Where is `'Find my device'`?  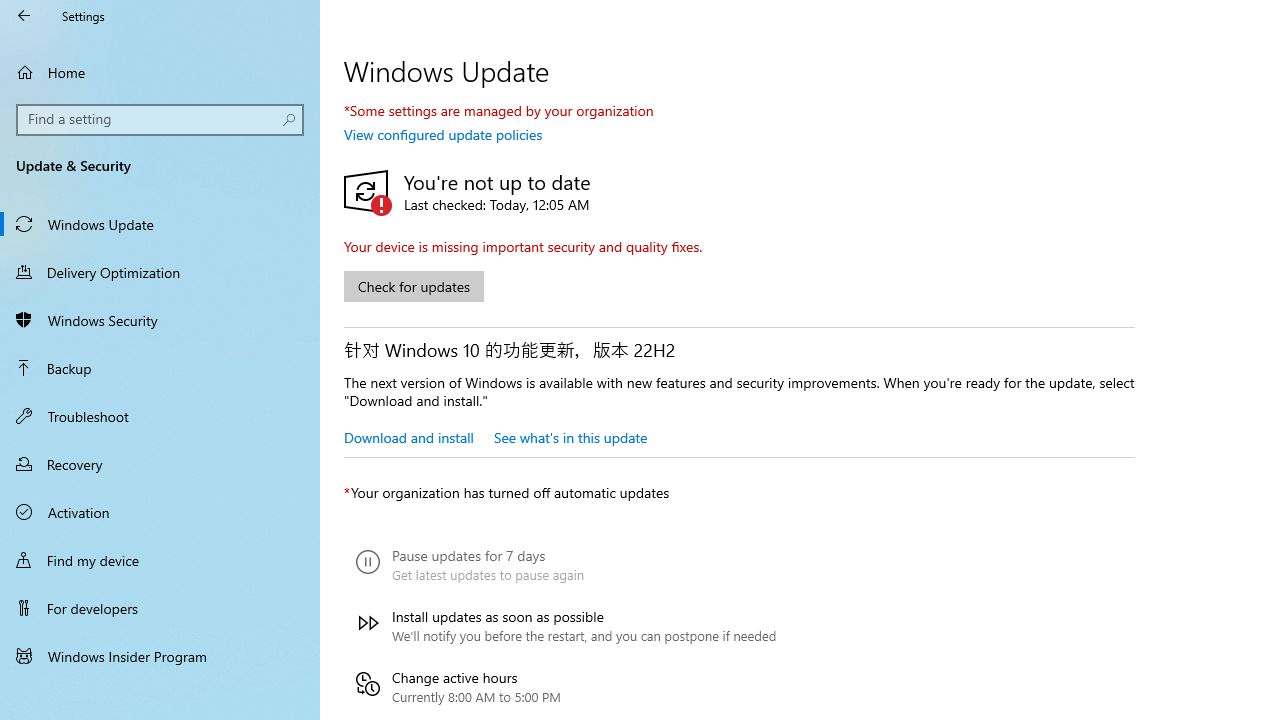 'Find my device' is located at coordinates (160, 559).